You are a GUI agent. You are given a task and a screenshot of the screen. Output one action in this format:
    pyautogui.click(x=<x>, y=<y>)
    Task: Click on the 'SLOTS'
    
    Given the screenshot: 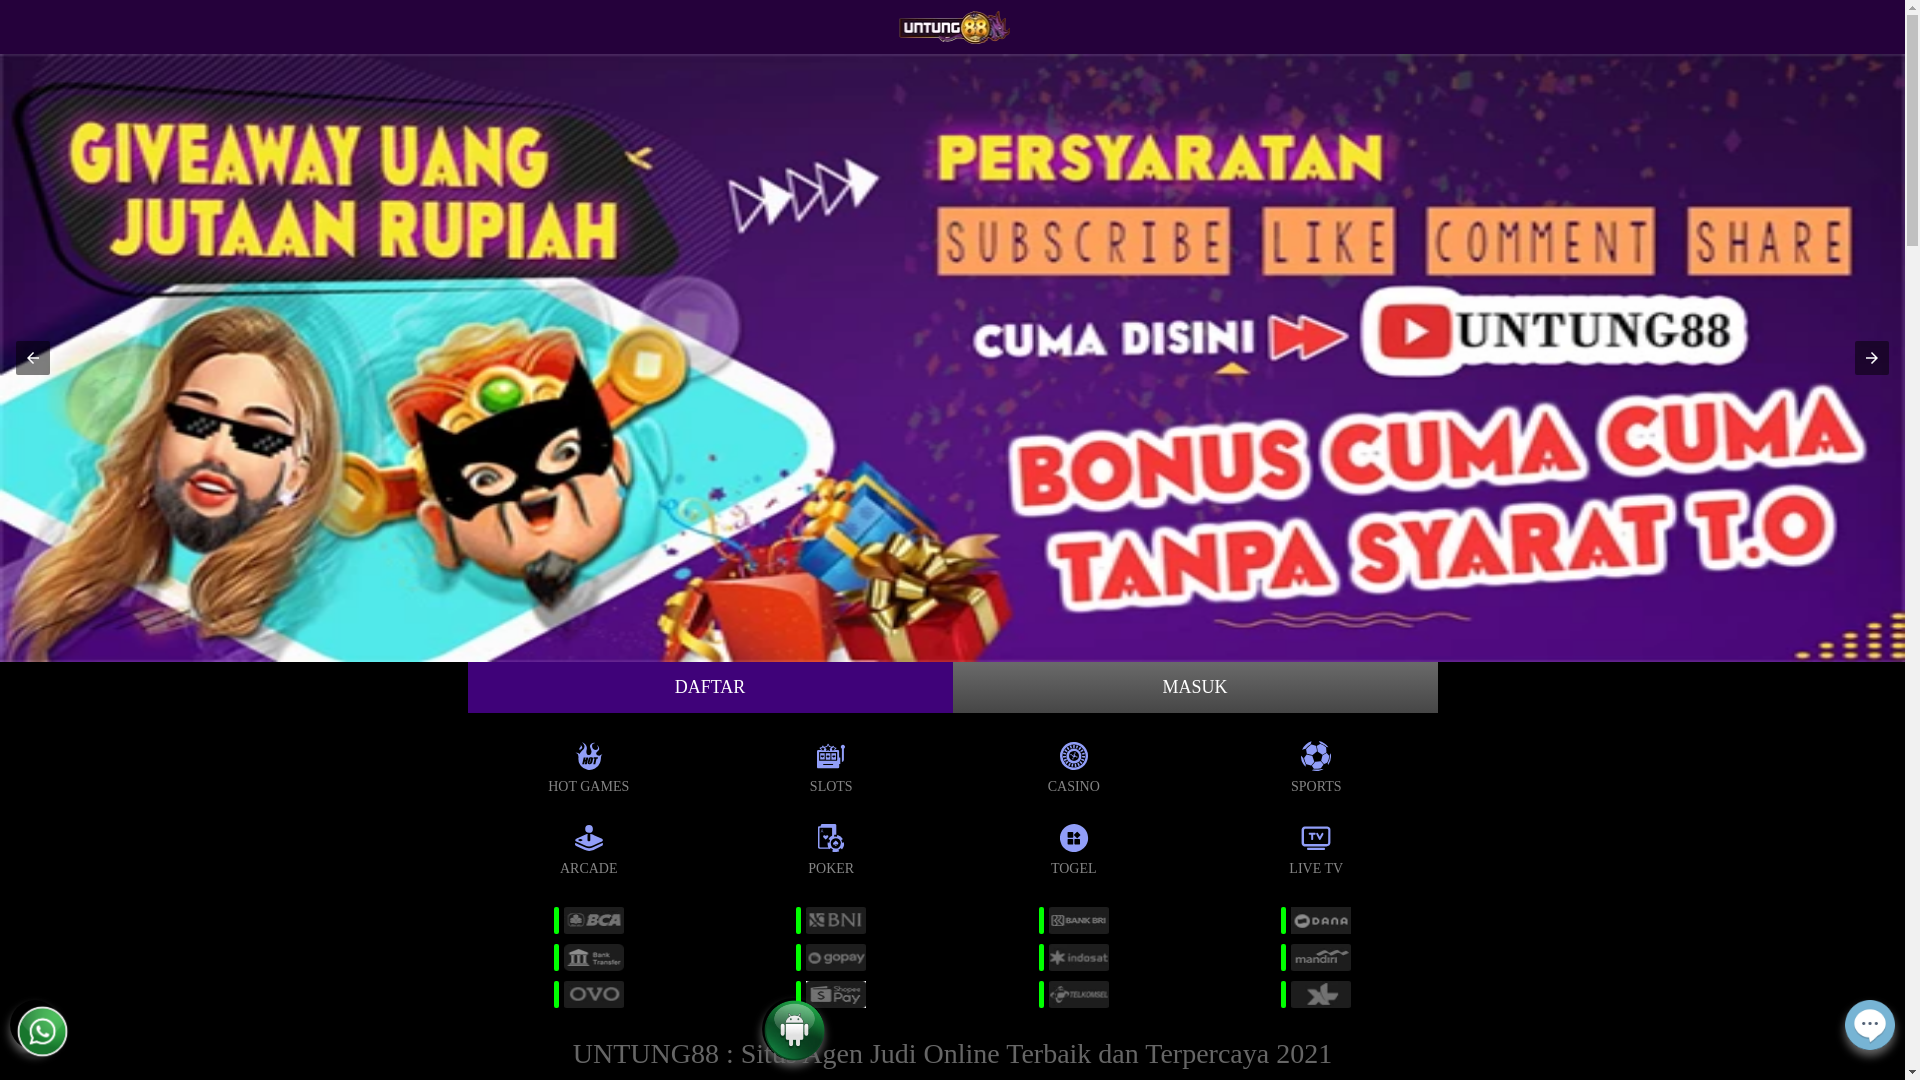 What is the action you would take?
    pyautogui.click(x=831, y=763)
    